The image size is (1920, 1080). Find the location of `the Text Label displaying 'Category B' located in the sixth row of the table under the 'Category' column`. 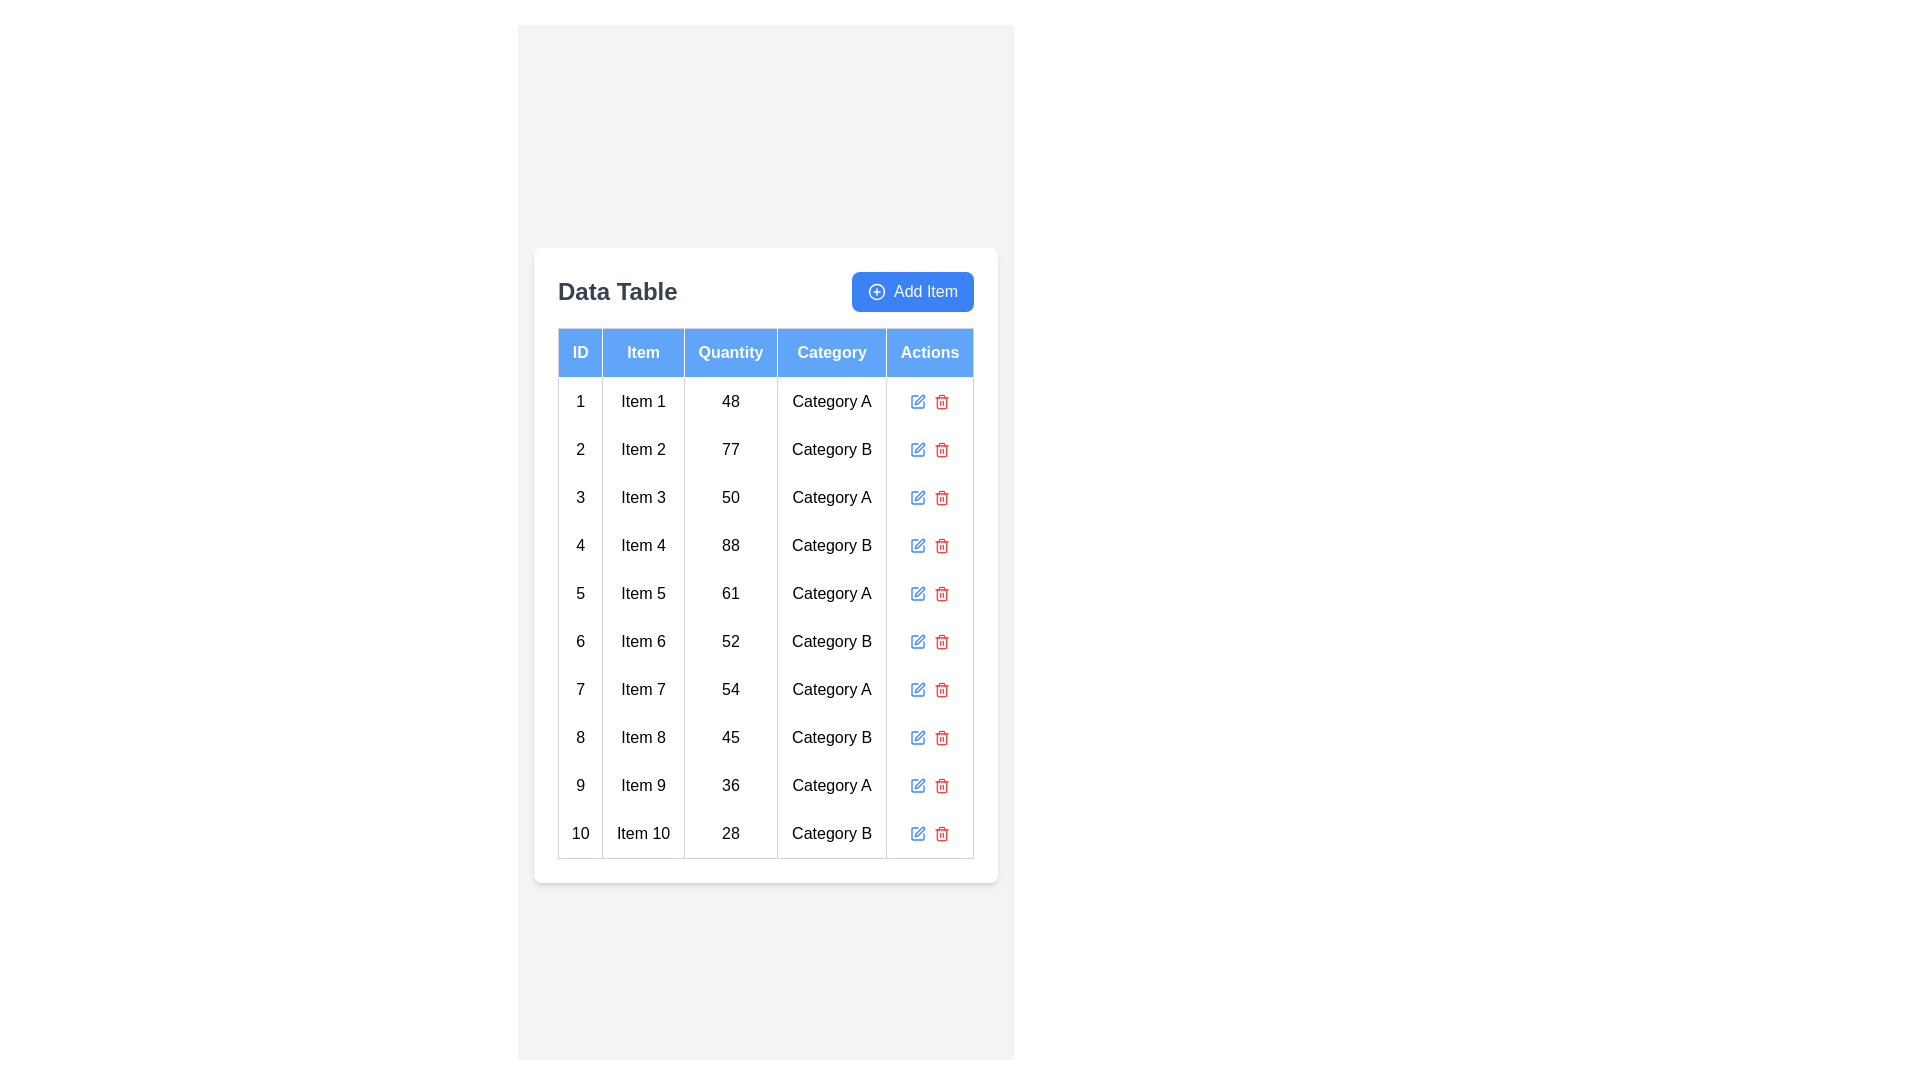

the Text Label displaying 'Category B' located in the sixth row of the table under the 'Category' column is located at coordinates (832, 641).